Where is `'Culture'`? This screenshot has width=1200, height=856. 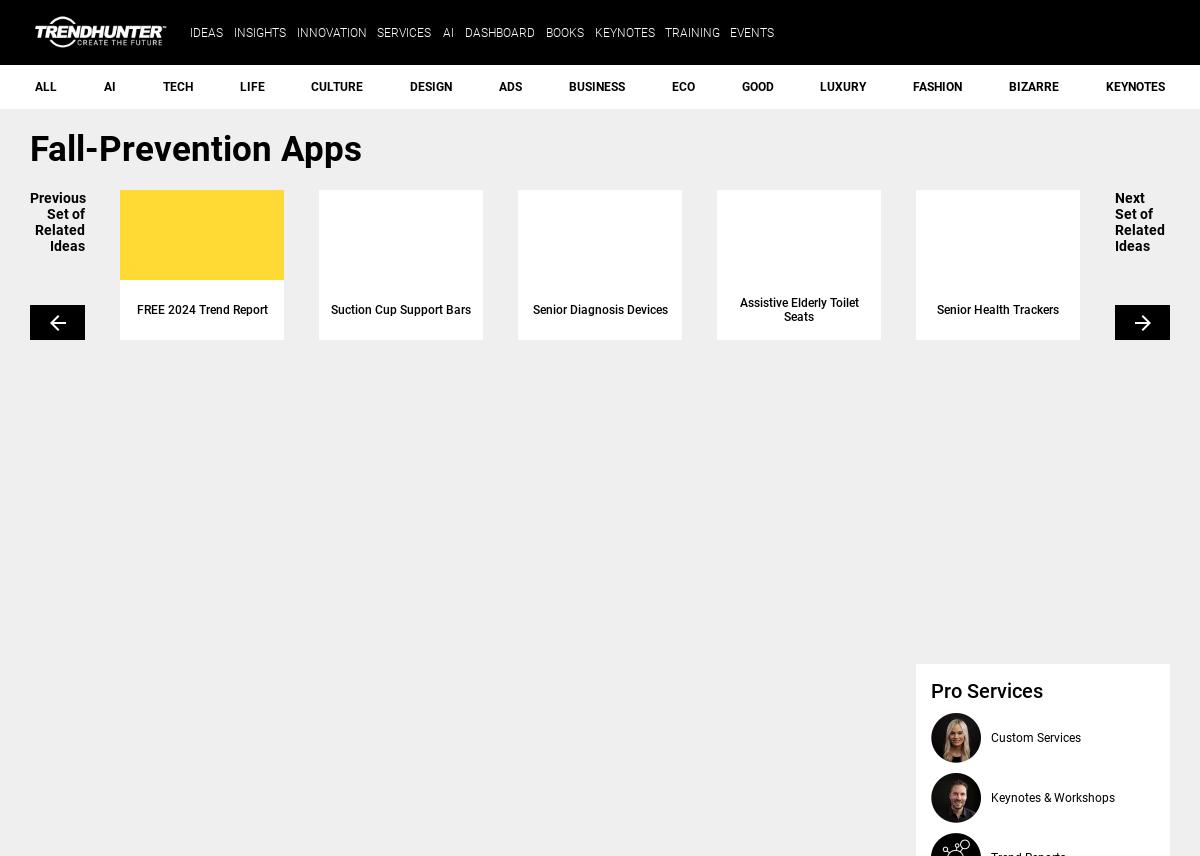 'Culture' is located at coordinates (336, 86).